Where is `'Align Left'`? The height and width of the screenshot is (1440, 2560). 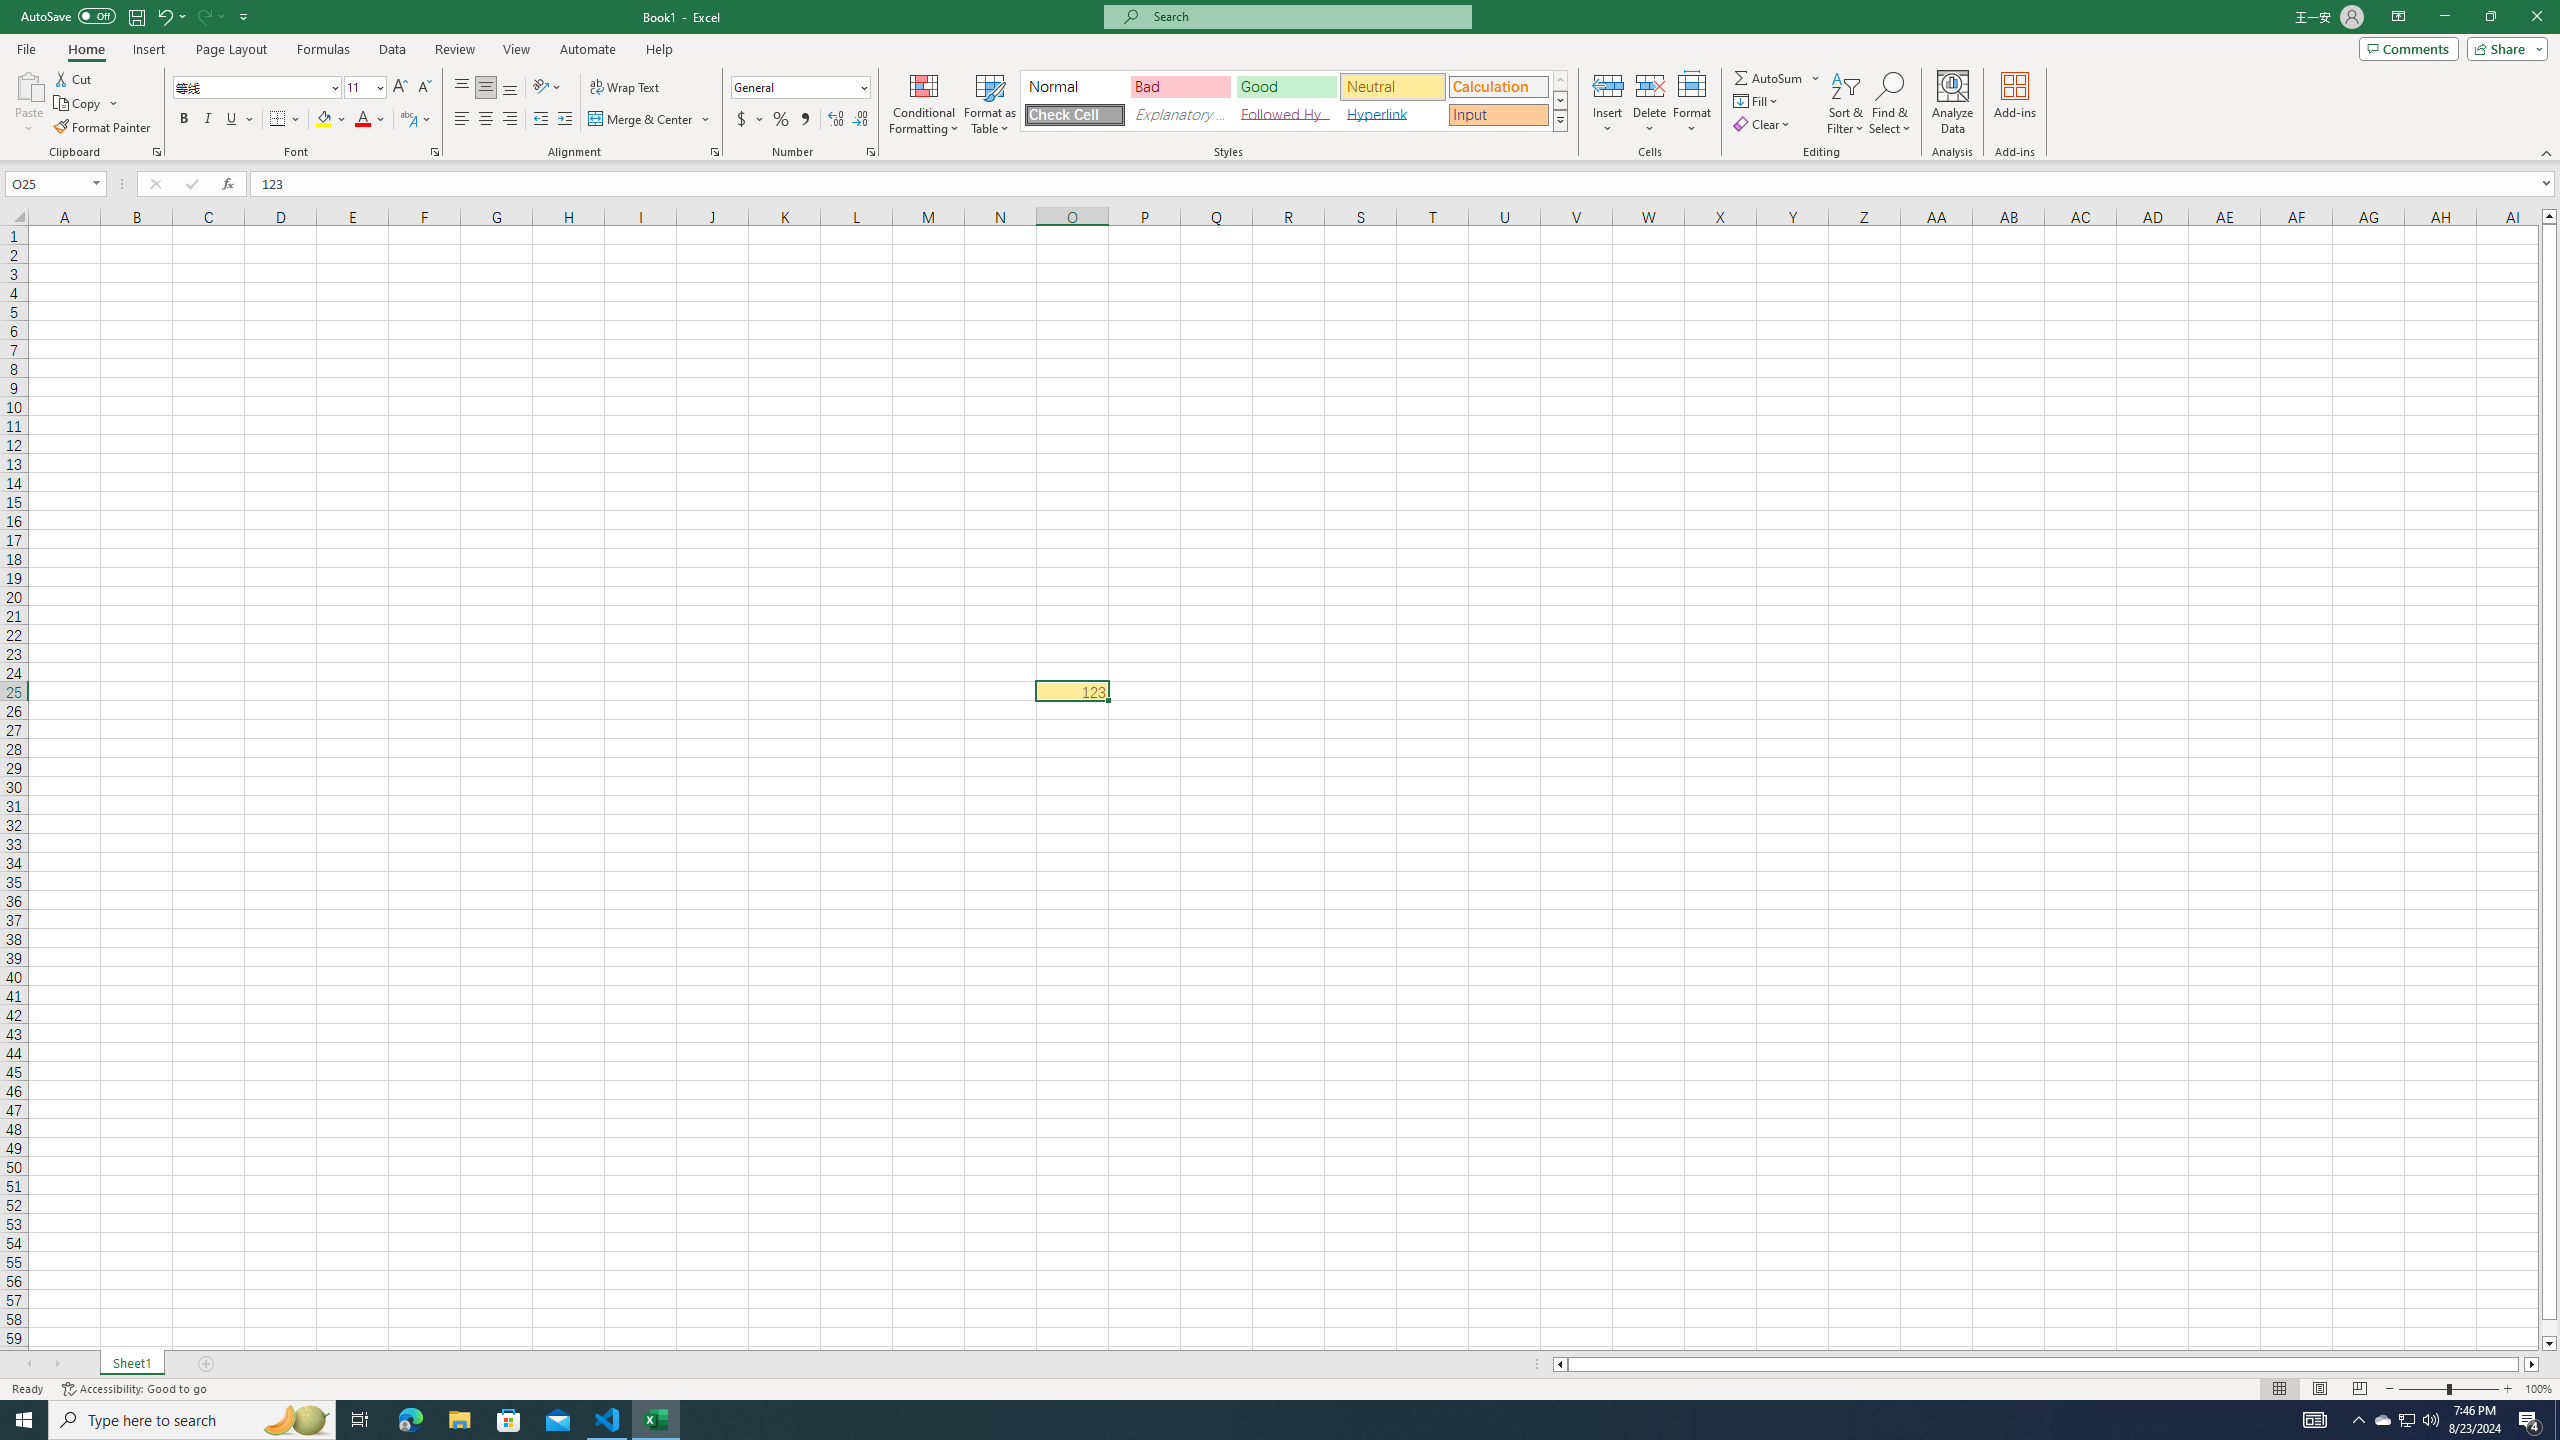 'Align Left' is located at coordinates (461, 118).